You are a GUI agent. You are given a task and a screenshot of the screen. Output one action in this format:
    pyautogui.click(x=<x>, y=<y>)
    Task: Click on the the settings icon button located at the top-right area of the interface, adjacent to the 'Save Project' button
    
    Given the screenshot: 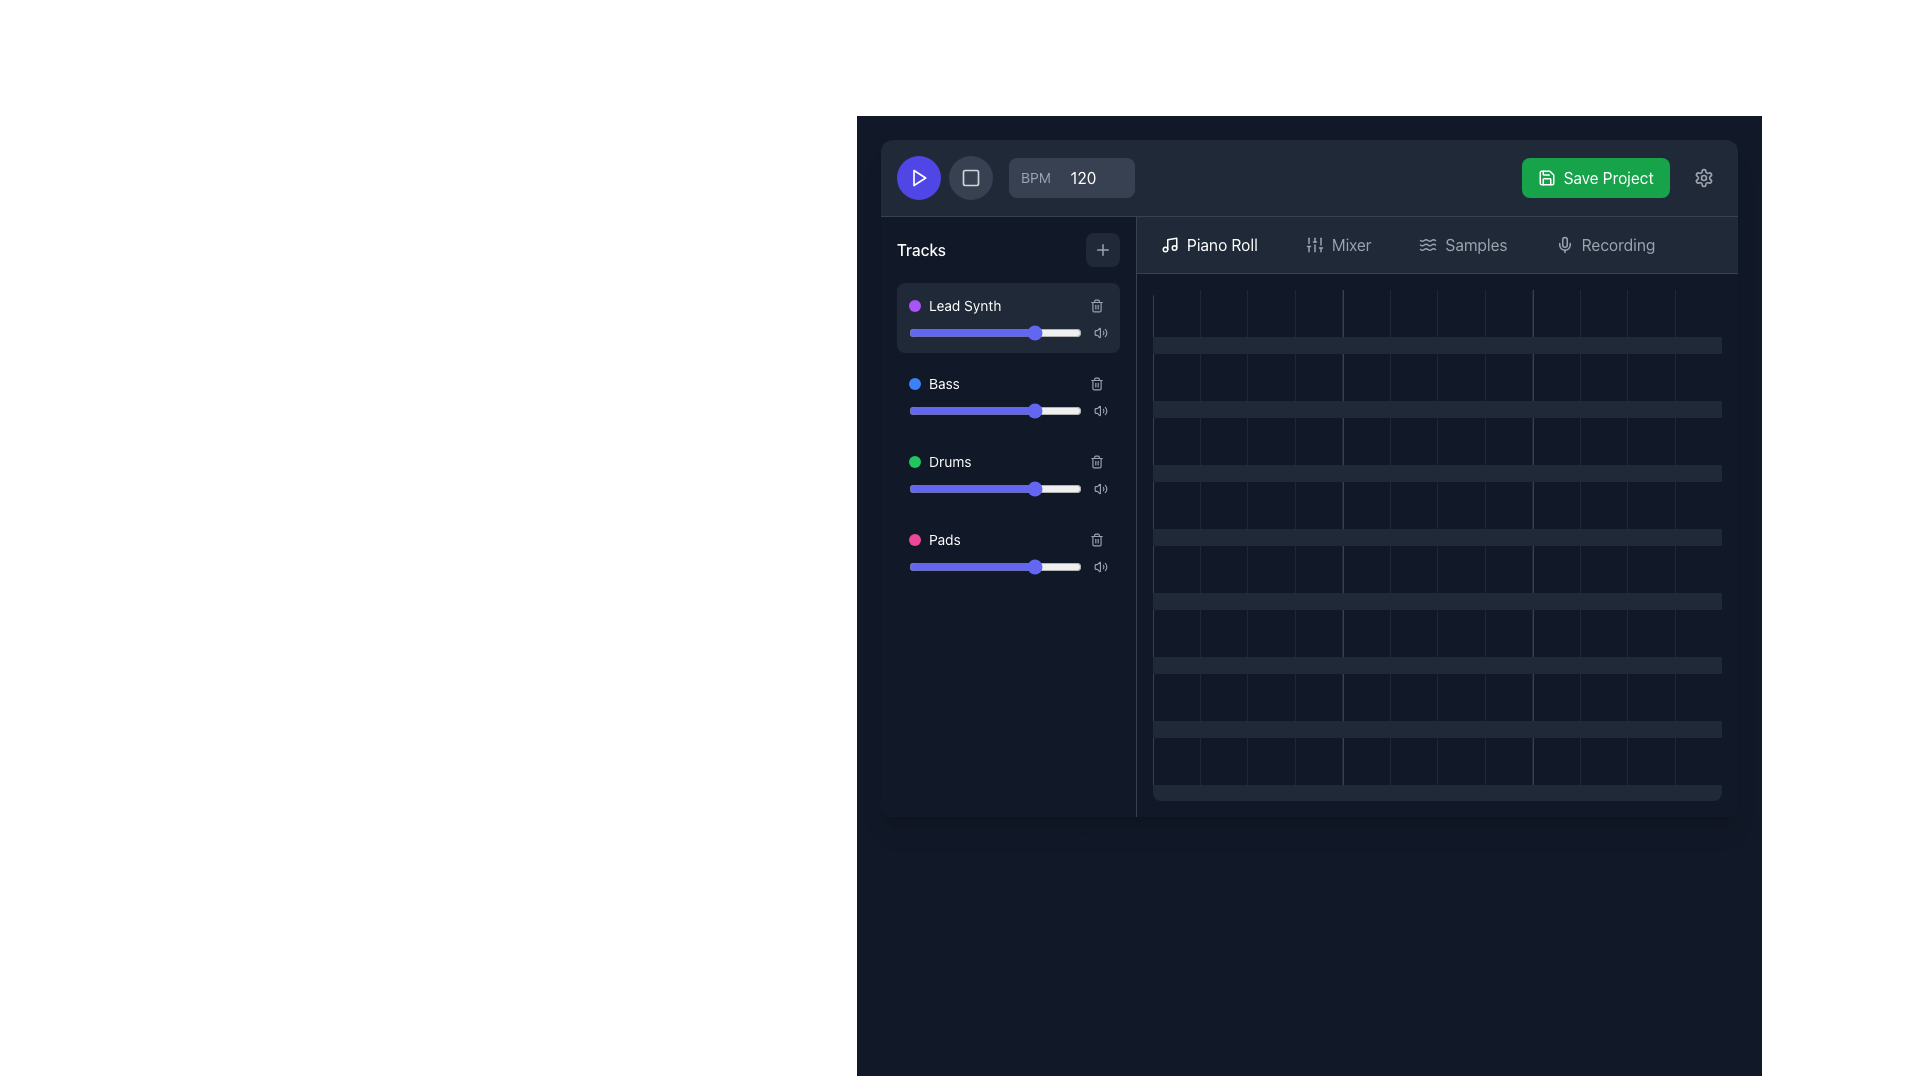 What is the action you would take?
    pyautogui.click(x=1703, y=176)
    